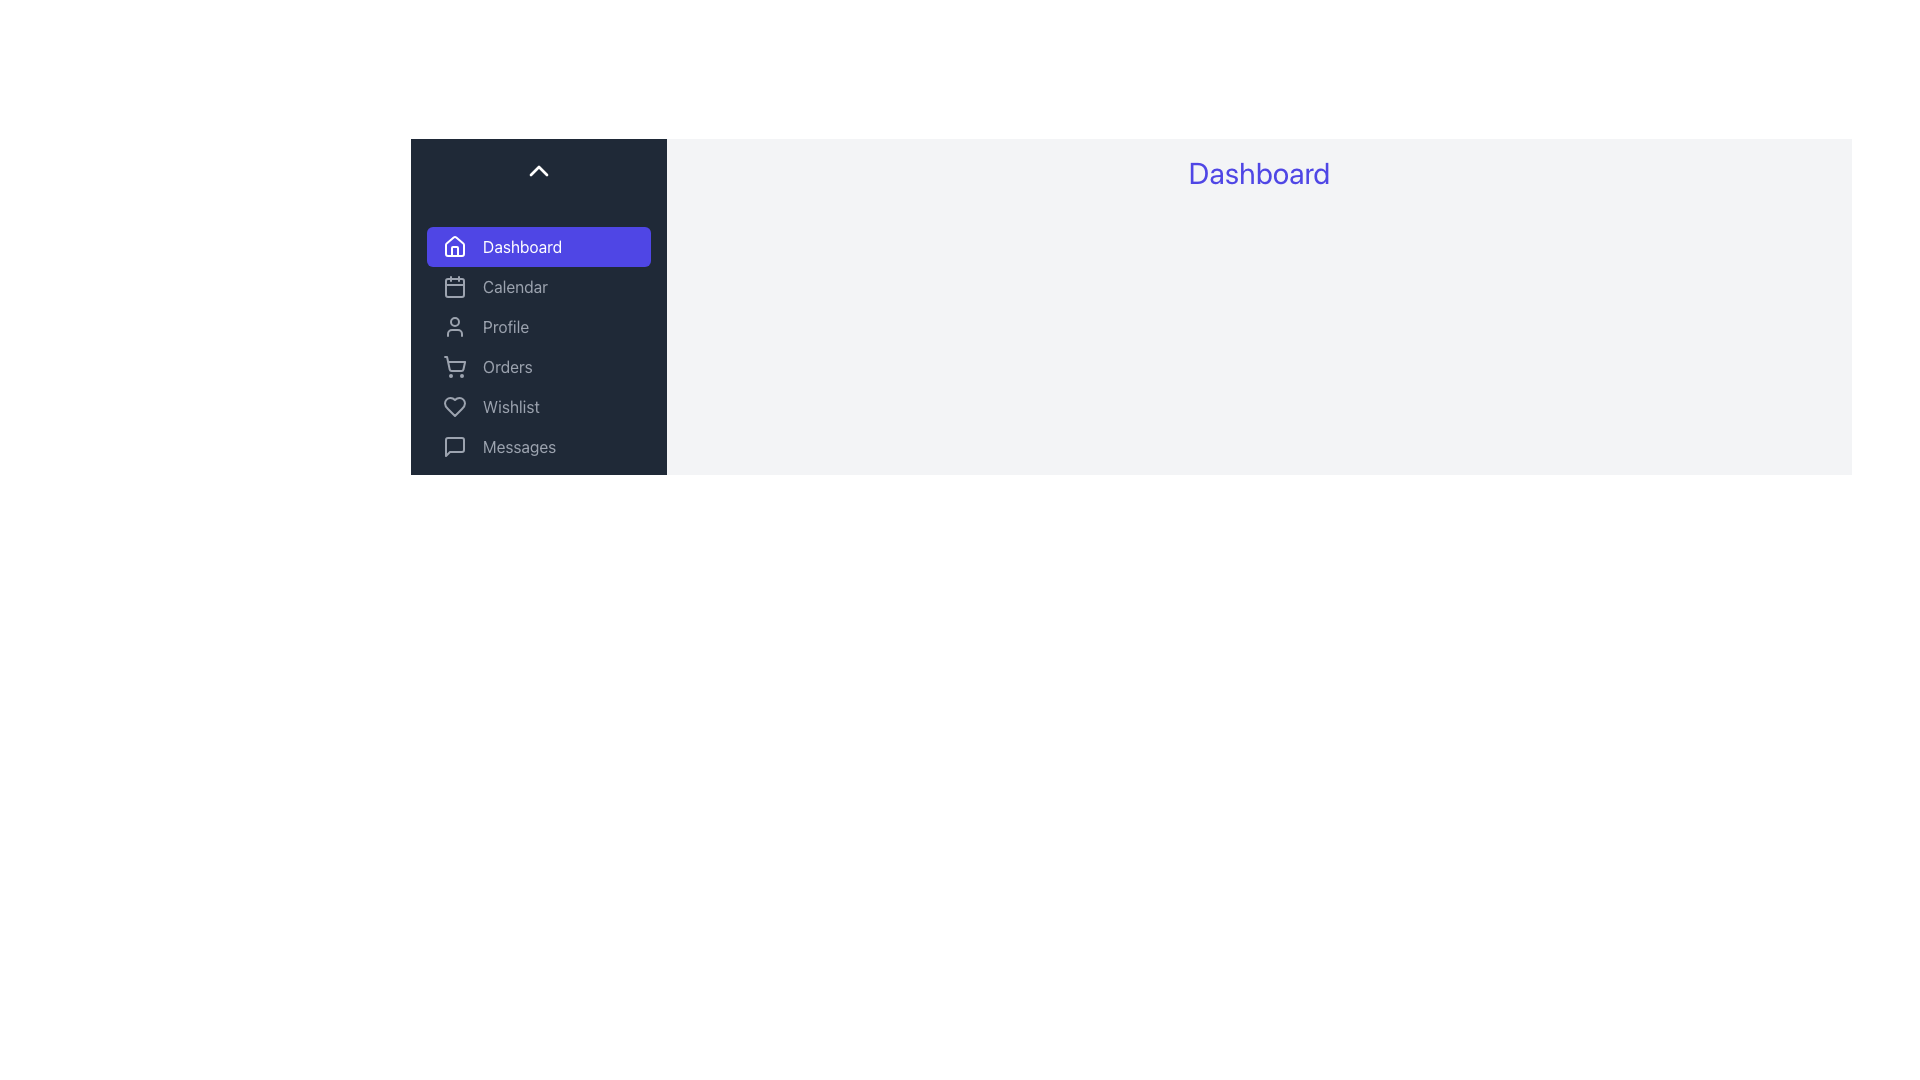  Describe the element at coordinates (519, 446) in the screenshot. I see `the 'Messages' text label in the sidebar menu, which is displayed in light gray font on a dark background, accompanied by a speech bubble icon to its left` at that location.